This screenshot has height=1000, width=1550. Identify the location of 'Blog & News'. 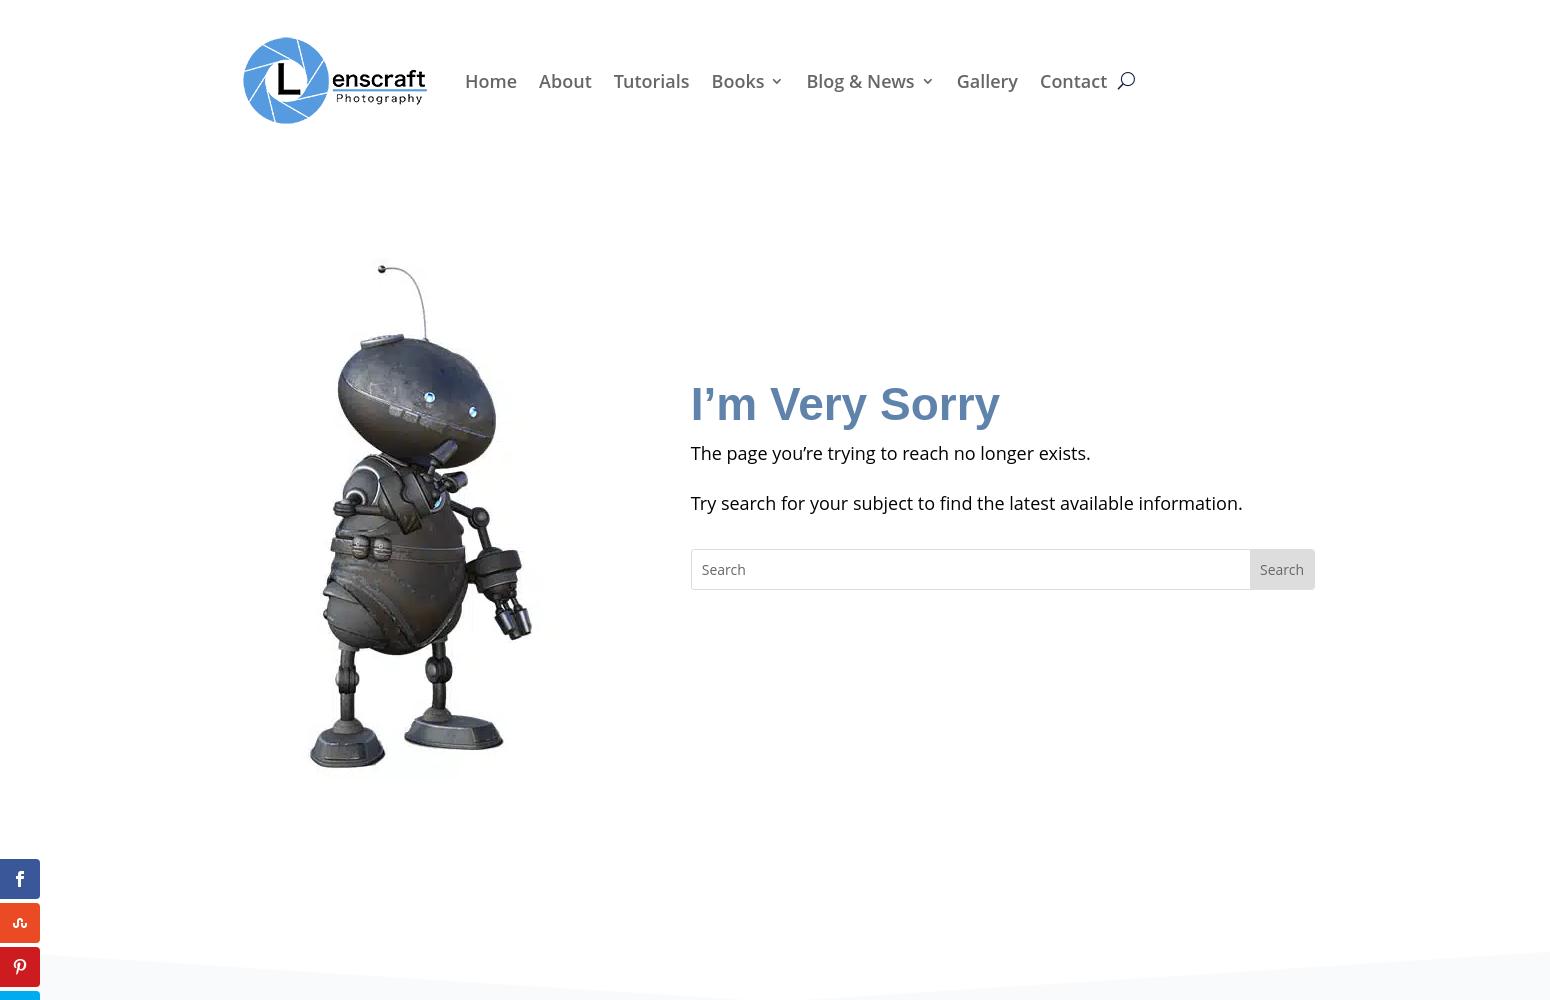
(859, 79).